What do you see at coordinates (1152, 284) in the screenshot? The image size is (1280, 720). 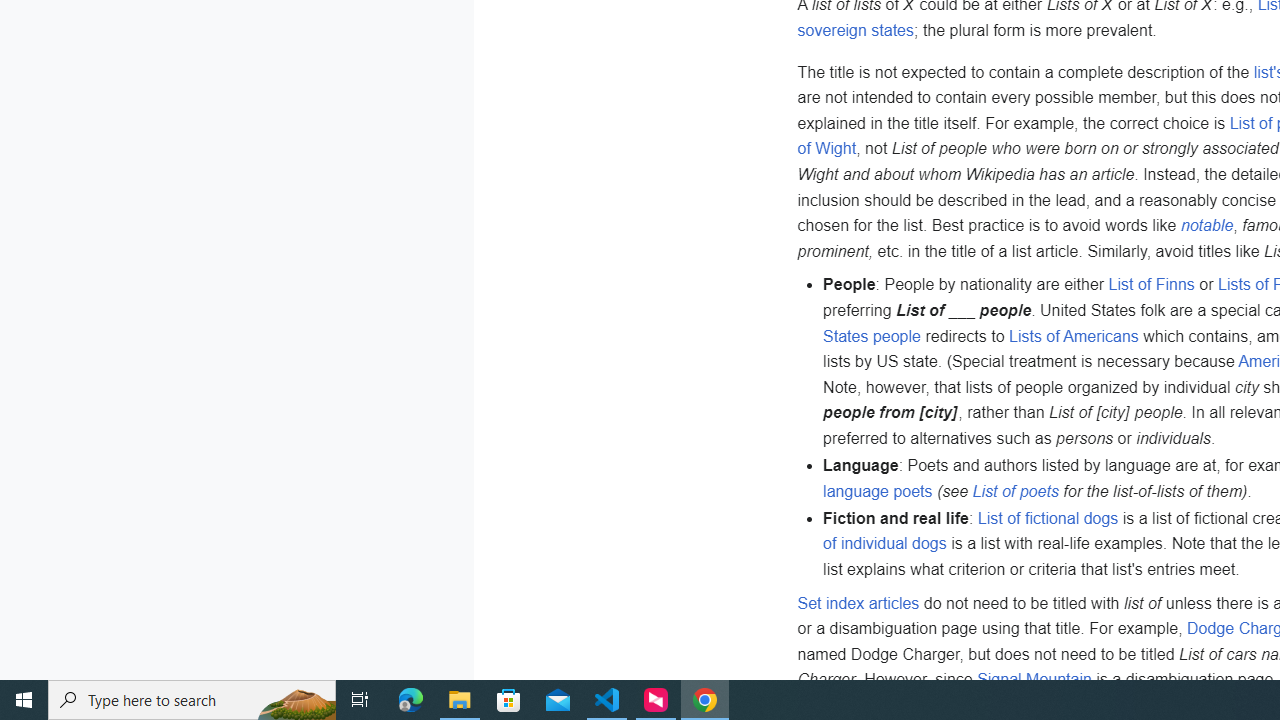 I see `'List of Finns'` at bounding box center [1152, 284].